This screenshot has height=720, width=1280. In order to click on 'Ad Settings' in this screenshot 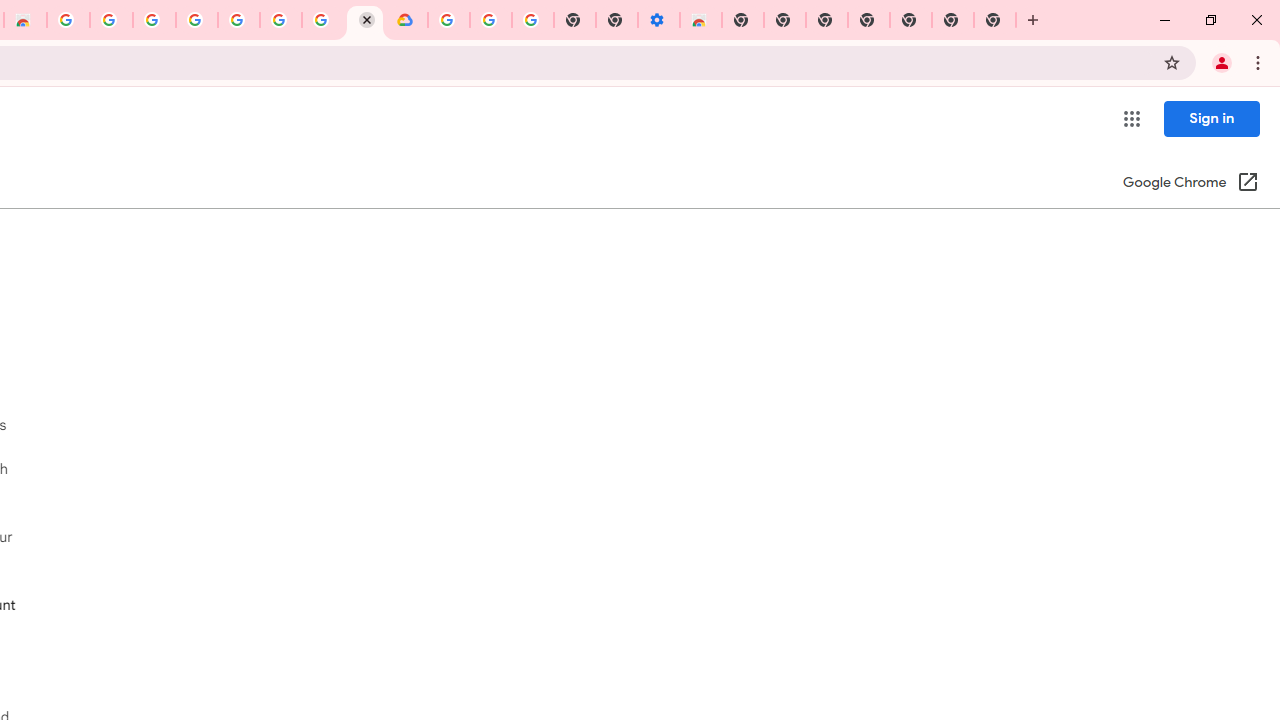, I will do `click(153, 20)`.